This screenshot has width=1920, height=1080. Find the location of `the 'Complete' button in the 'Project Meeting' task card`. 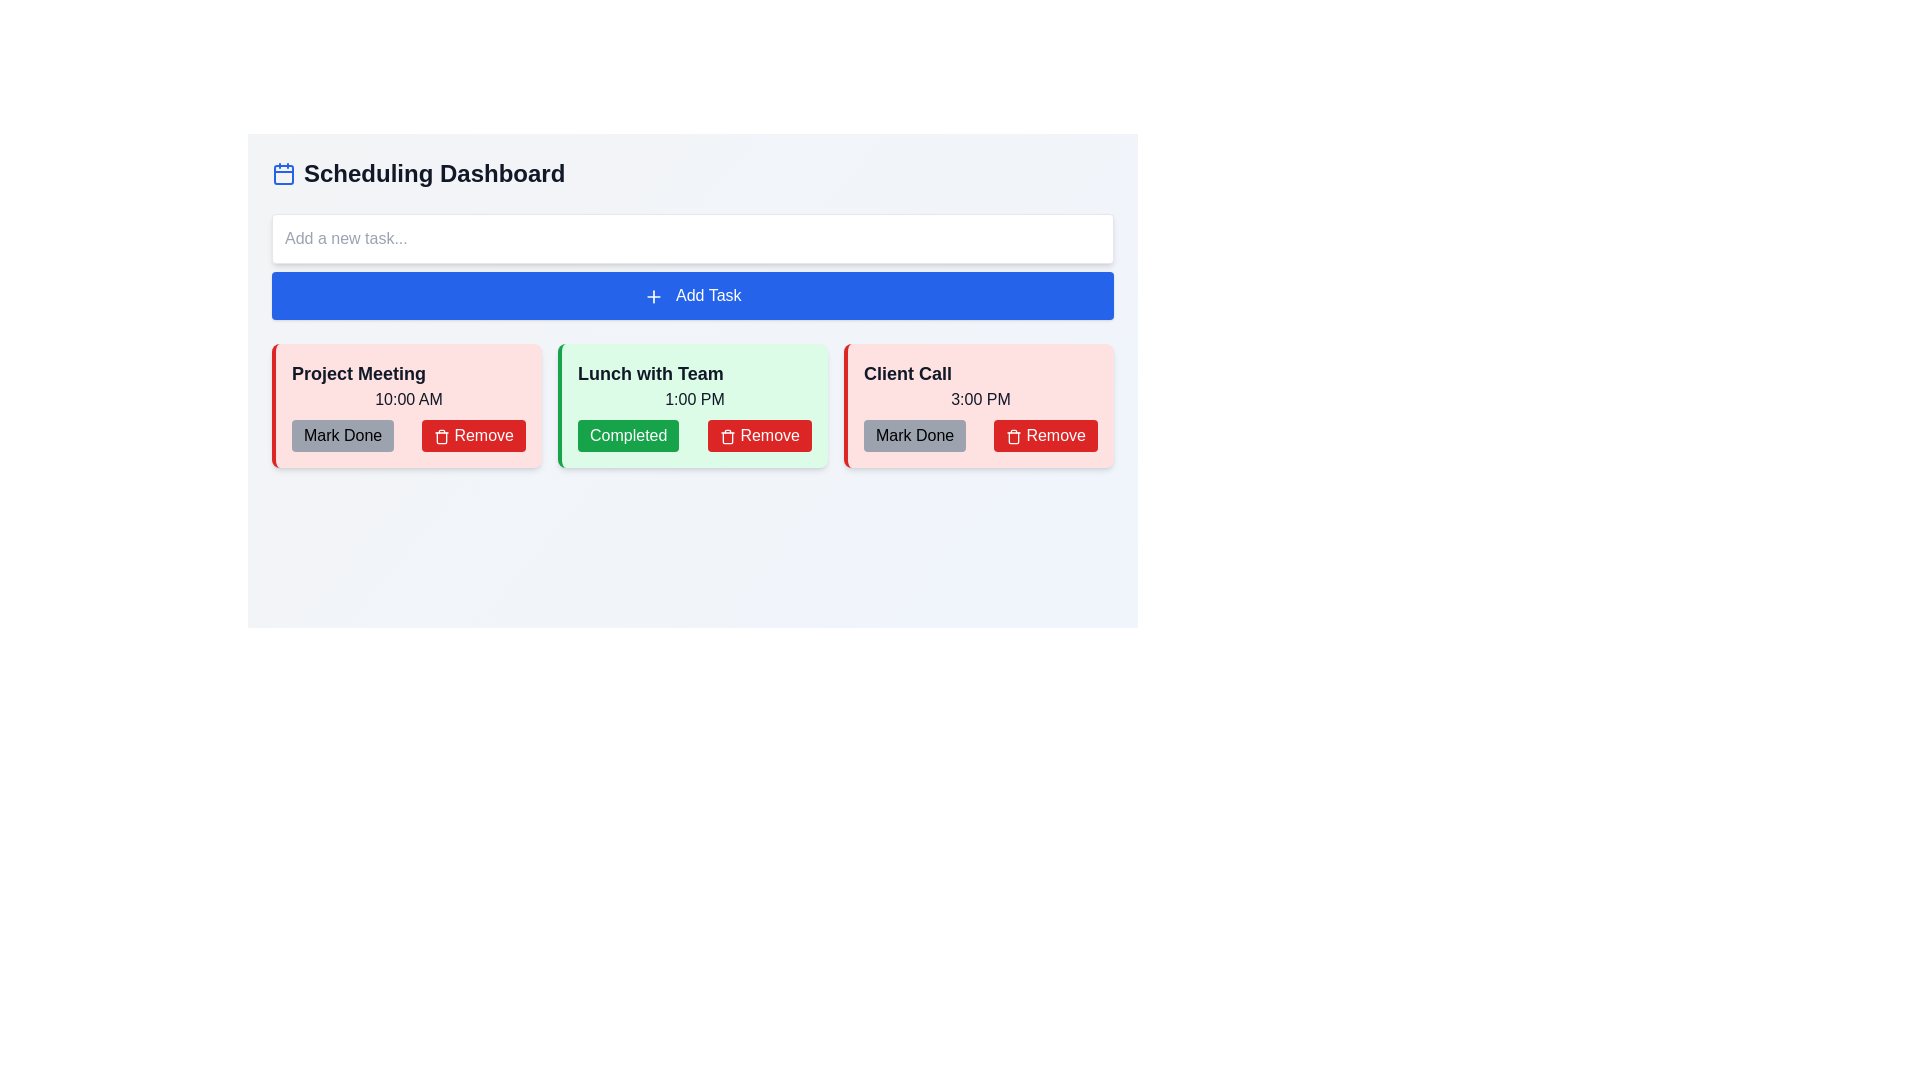

the 'Complete' button in the 'Project Meeting' task card is located at coordinates (343, 434).